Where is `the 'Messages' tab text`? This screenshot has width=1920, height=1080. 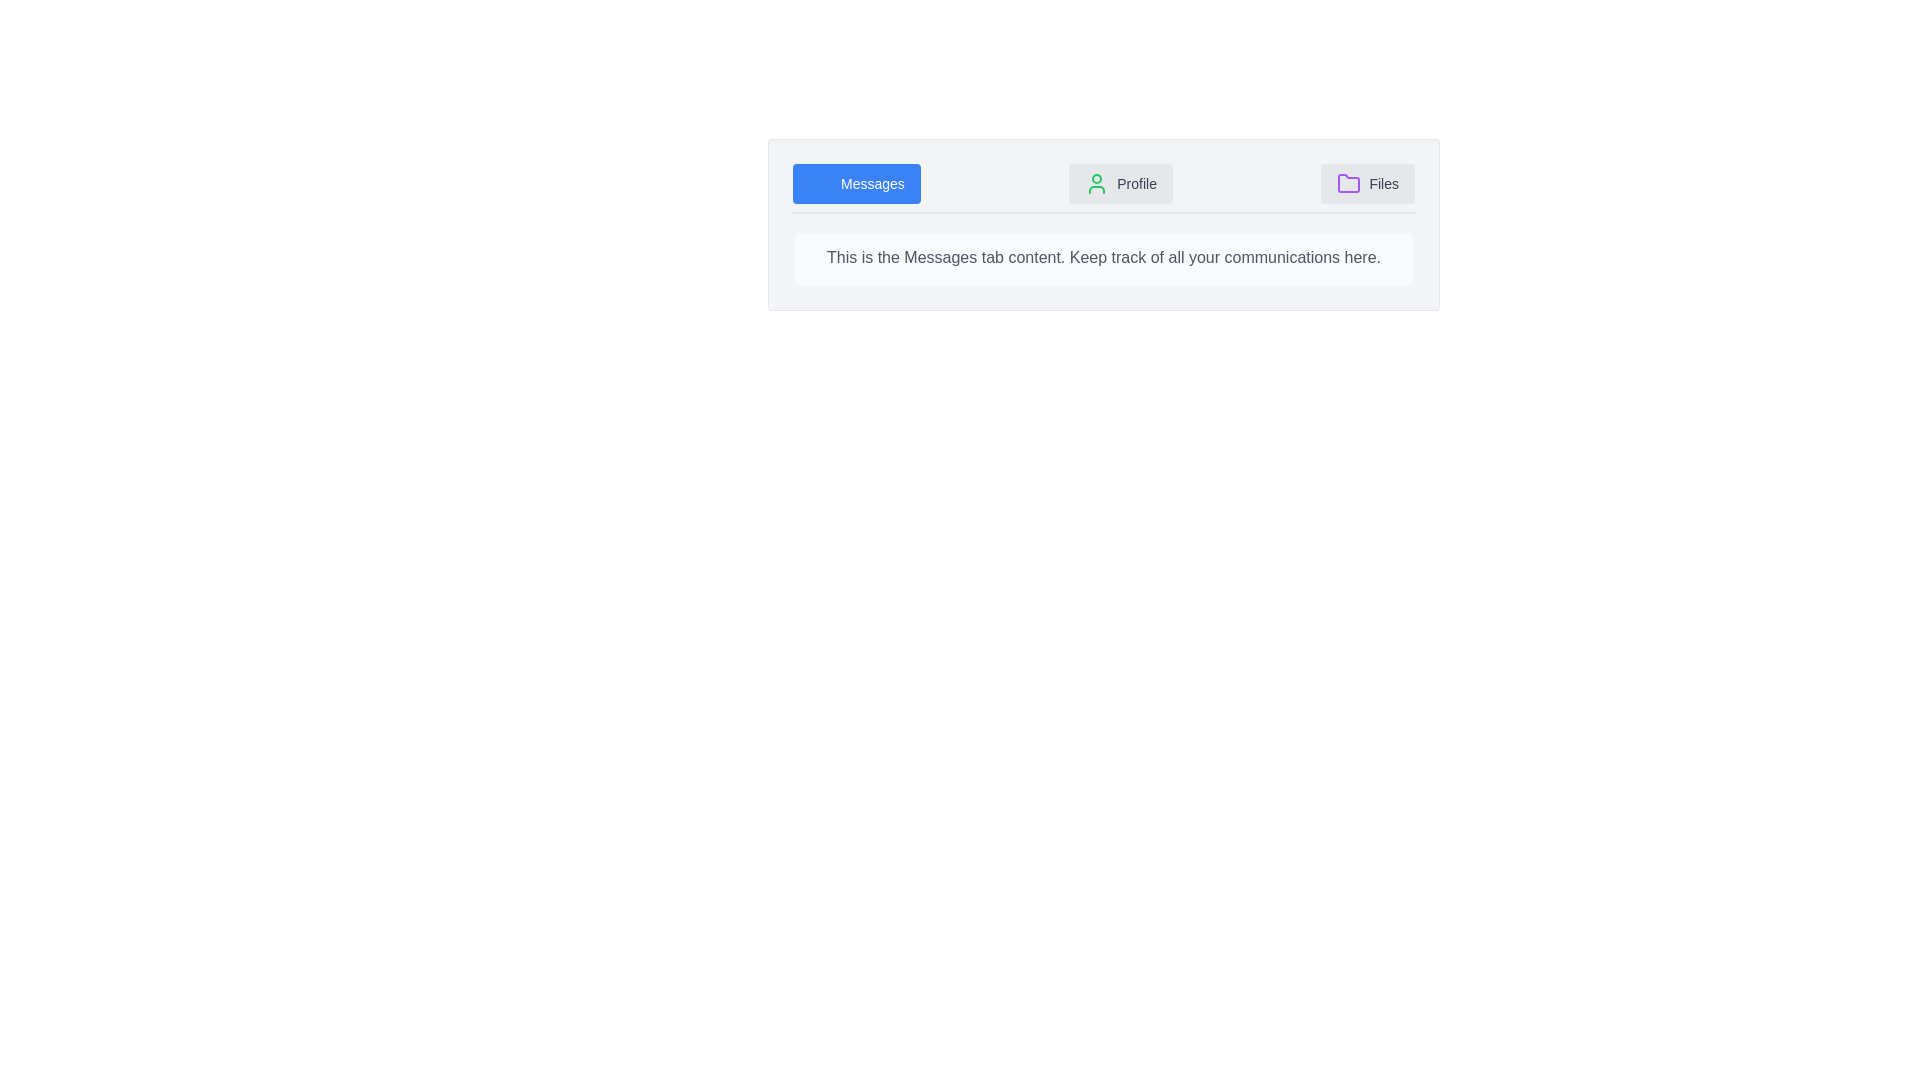 the 'Messages' tab text is located at coordinates (856, 184).